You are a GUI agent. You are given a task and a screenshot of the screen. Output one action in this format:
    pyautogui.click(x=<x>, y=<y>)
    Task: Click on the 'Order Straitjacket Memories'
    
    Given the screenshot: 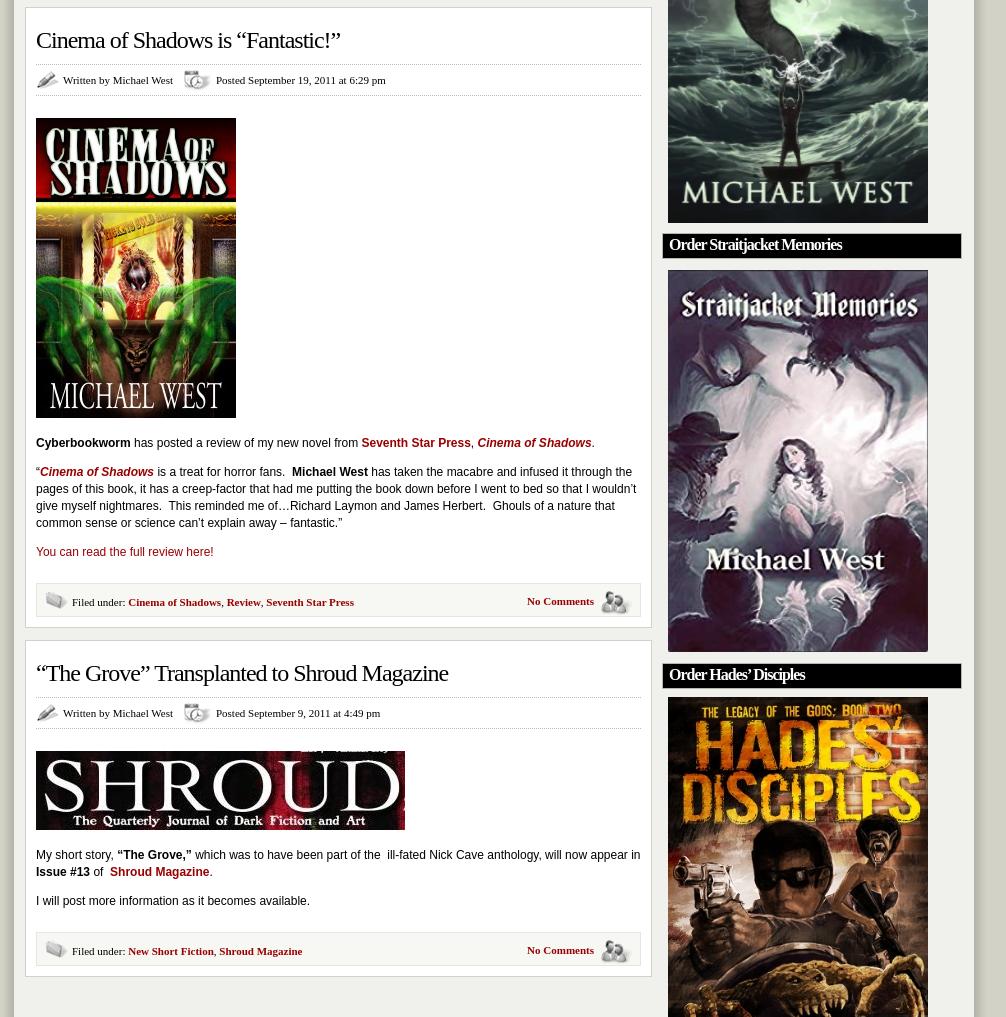 What is the action you would take?
    pyautogui.click(x=754, y=242)
    